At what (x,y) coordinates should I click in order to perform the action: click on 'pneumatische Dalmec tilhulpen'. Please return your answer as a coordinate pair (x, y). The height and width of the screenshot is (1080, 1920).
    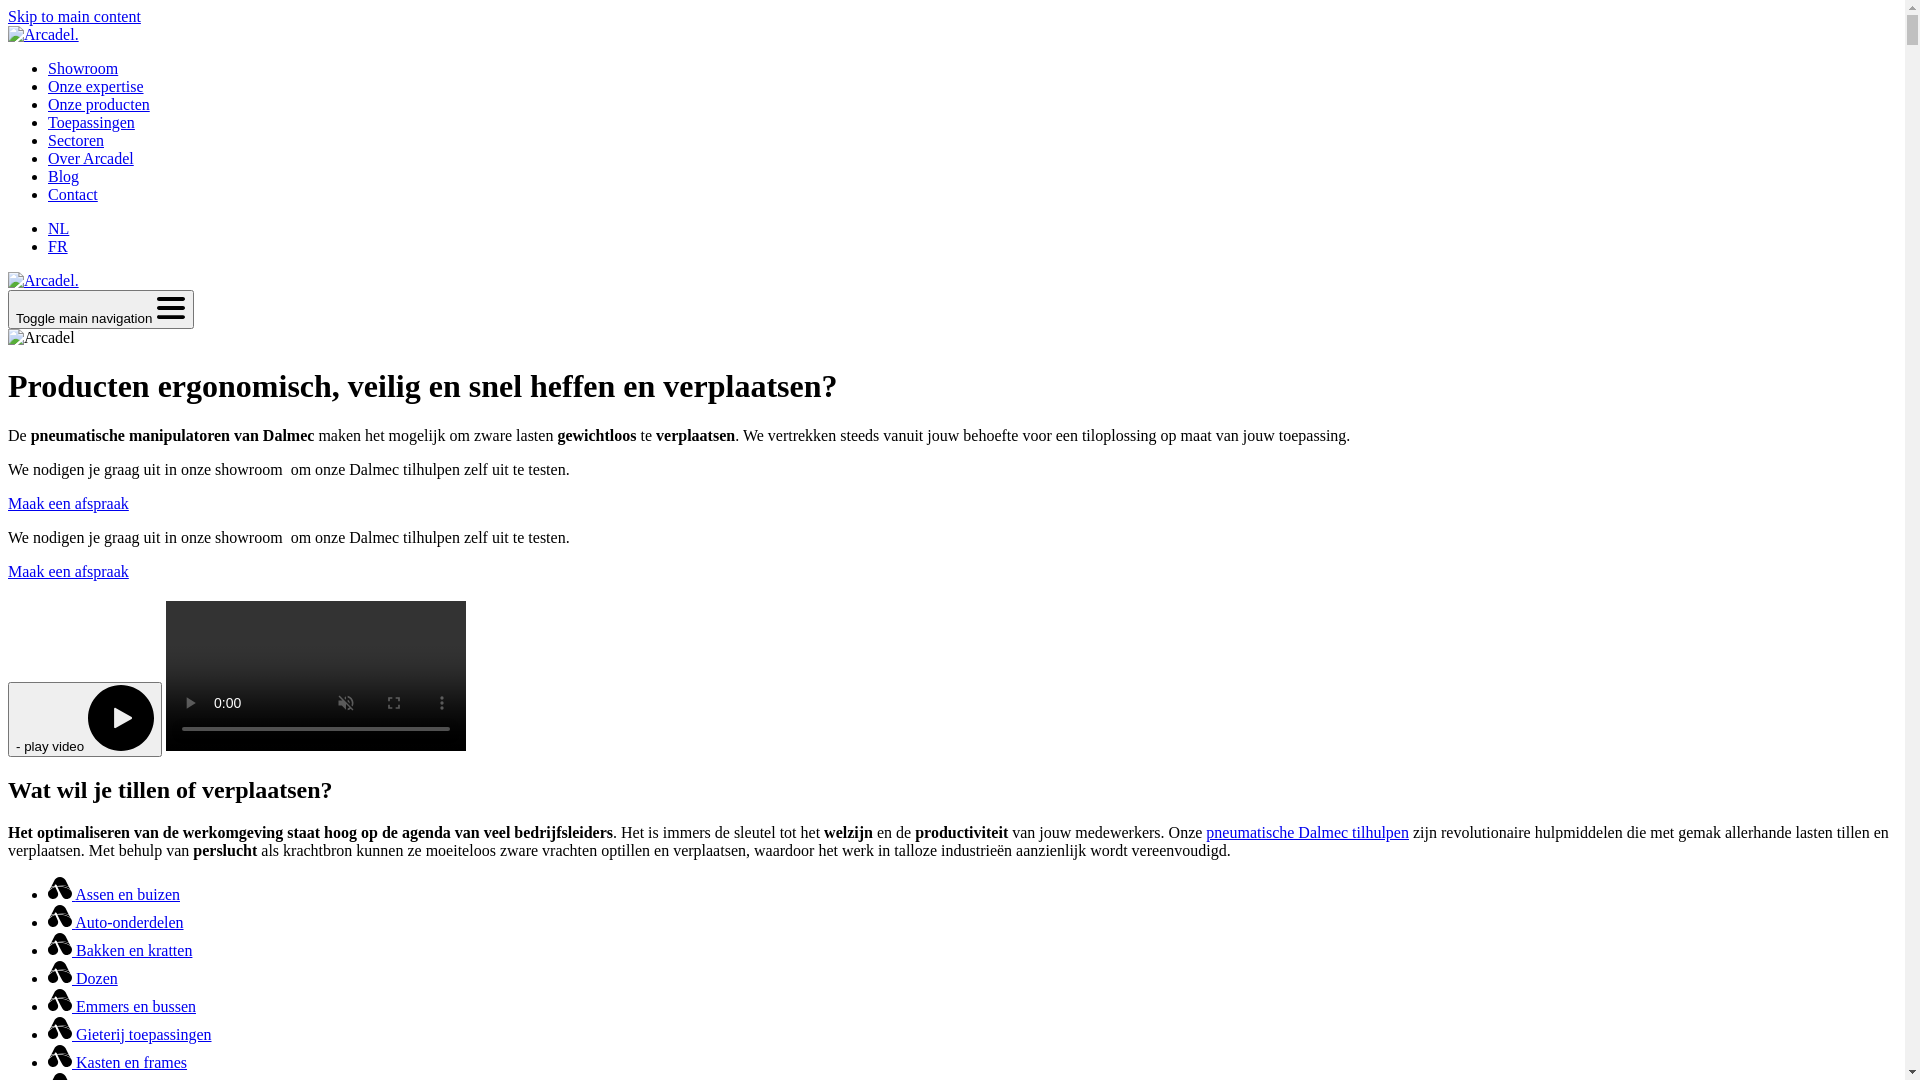
    Looking at the image, I should click on (1307, 832).